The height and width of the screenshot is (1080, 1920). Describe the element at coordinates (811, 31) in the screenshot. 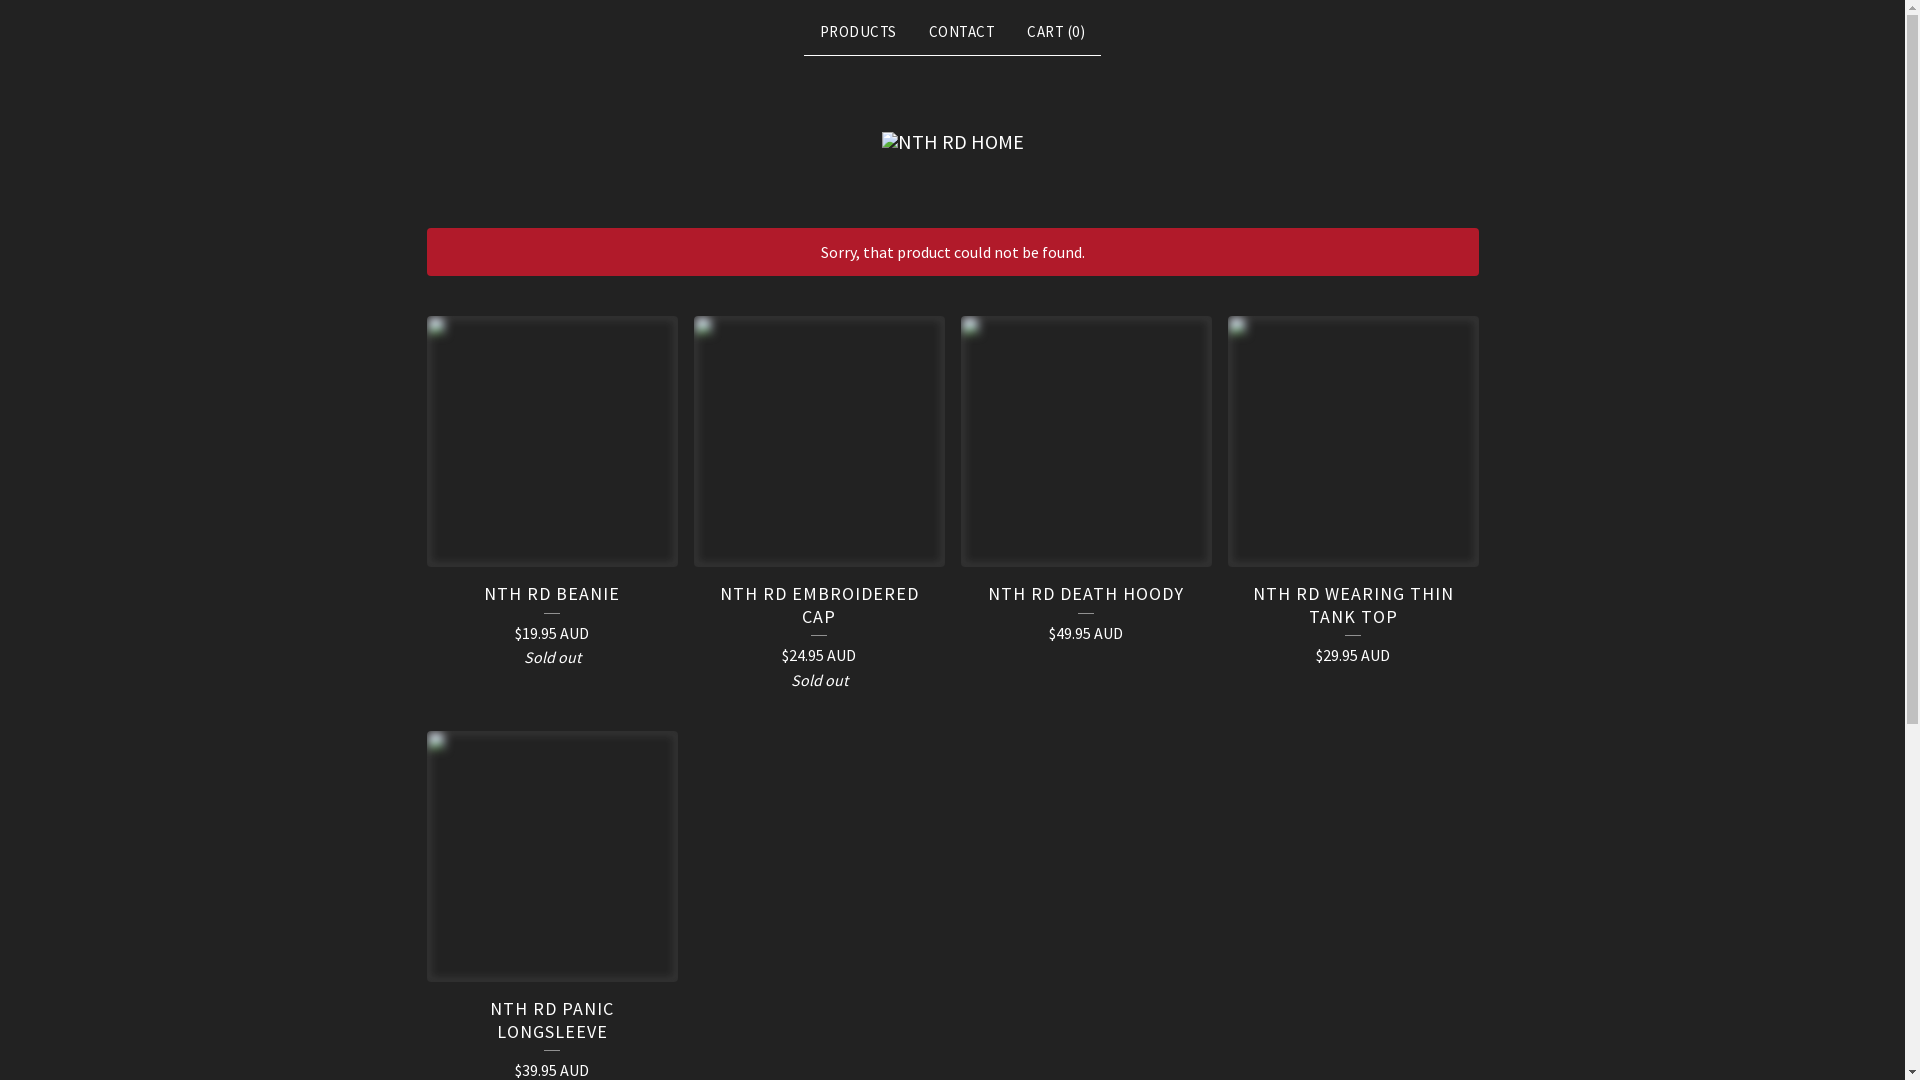

I see `'PRODUCTS'` at that location.